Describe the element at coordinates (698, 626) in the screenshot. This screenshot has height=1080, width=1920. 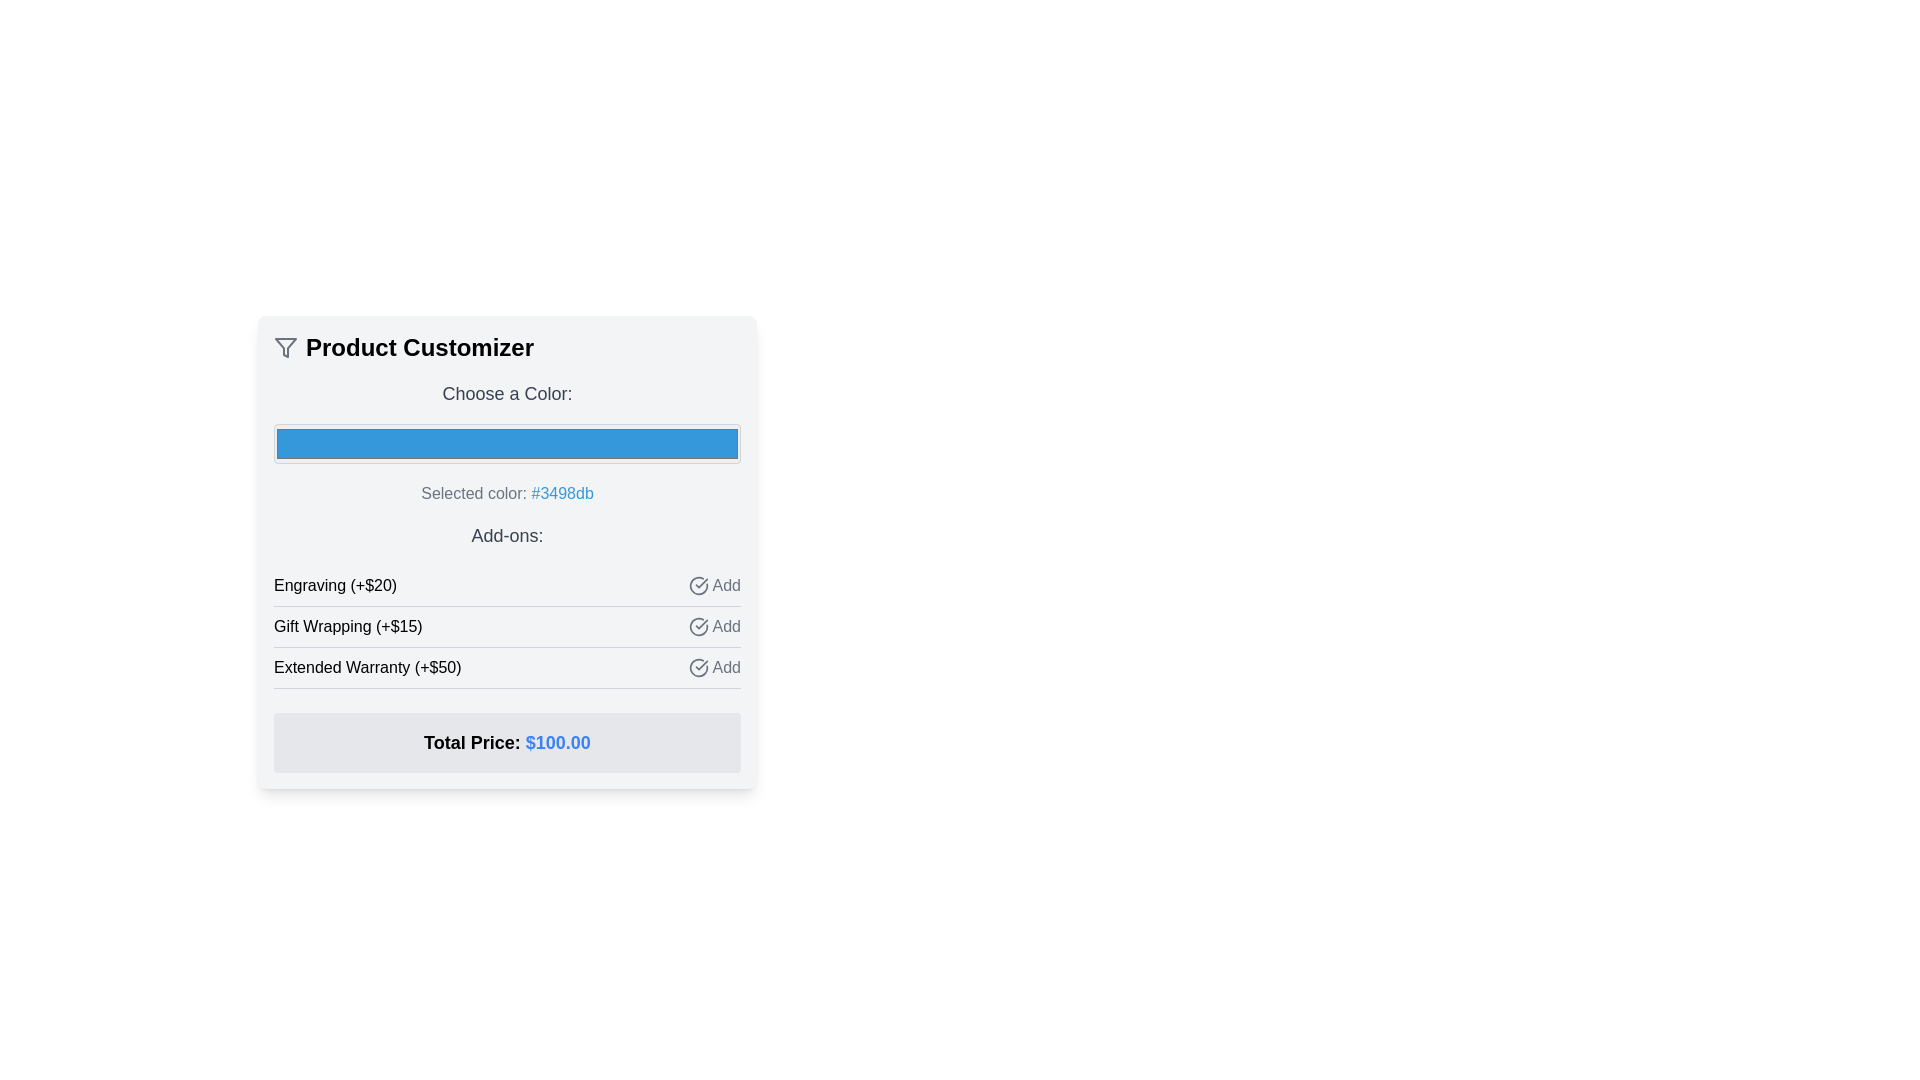
I see `the selection confirmation icon, which is a circular icon with a checkmark inside, located to the right of the 'Gift Wrapping (+$15)' text` at that location.